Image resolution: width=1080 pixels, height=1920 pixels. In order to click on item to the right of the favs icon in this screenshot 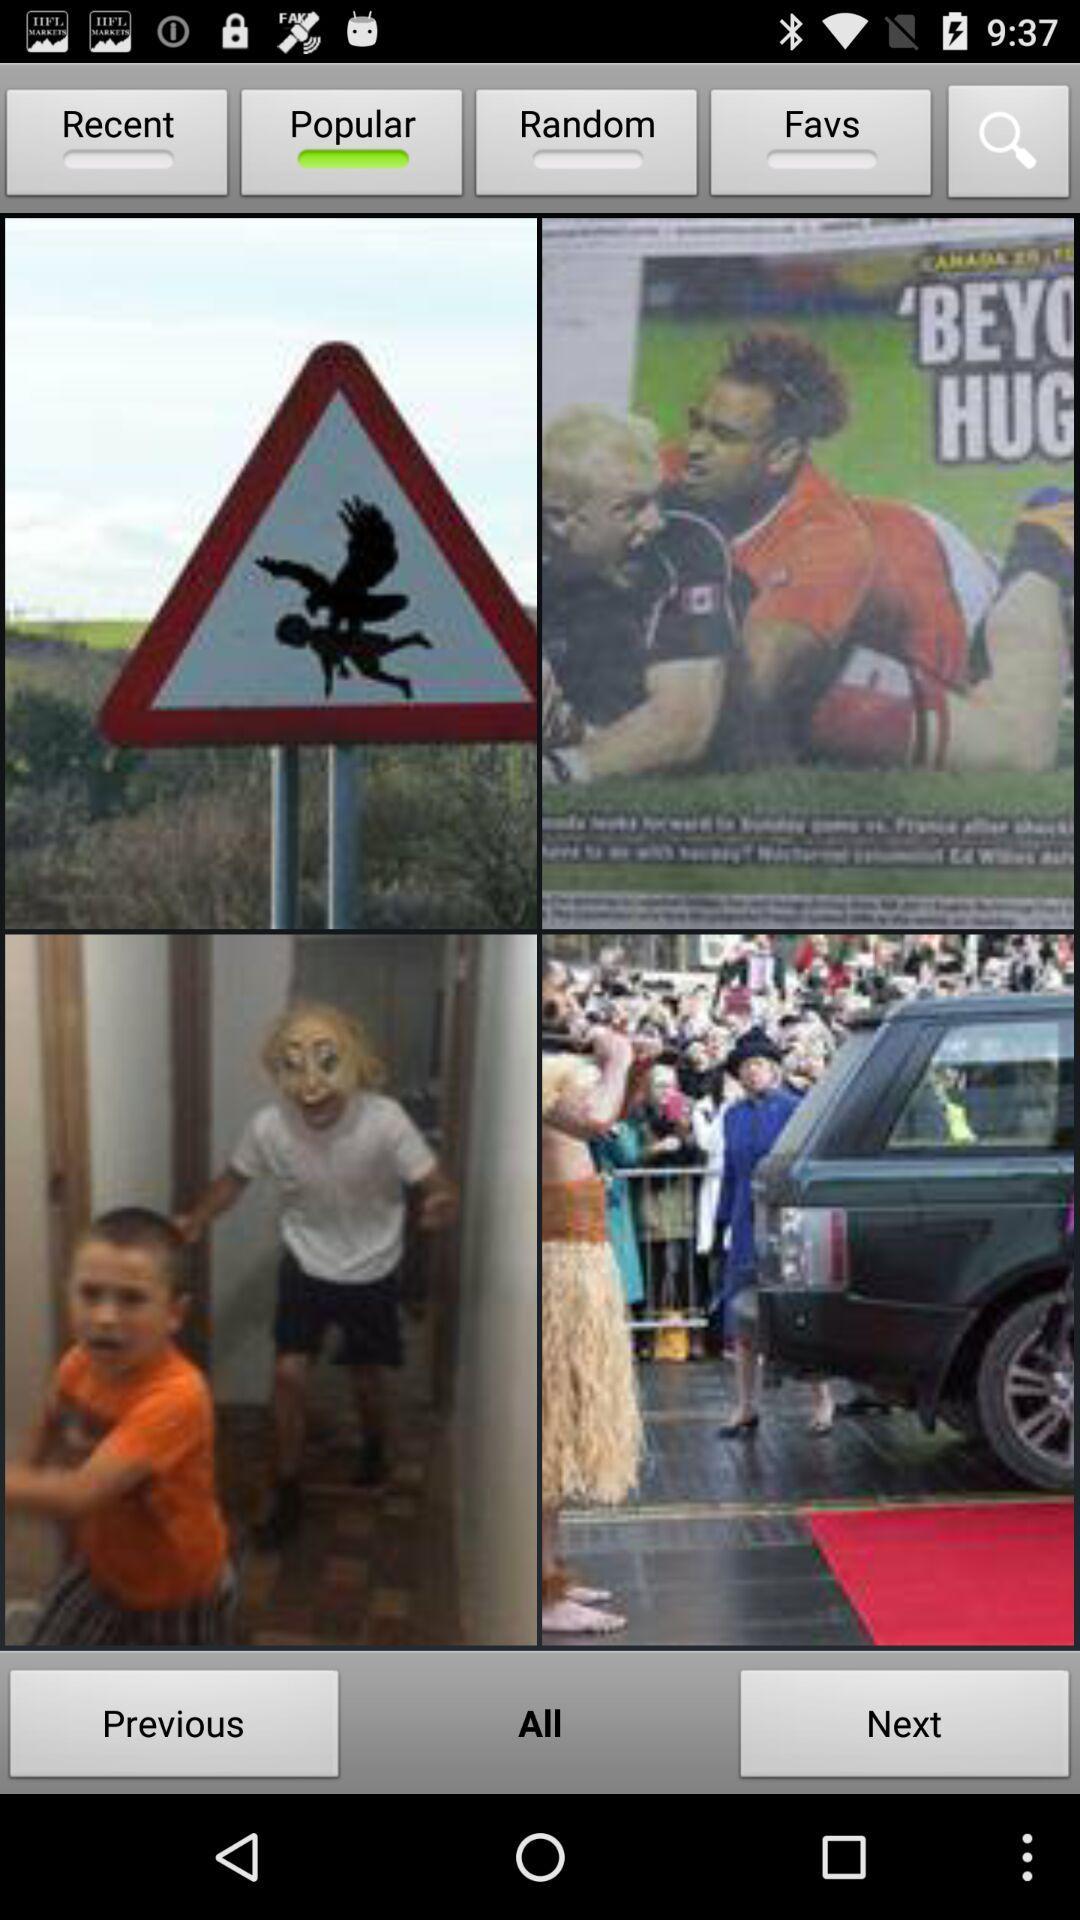, I will do `click(1009, 146)`.